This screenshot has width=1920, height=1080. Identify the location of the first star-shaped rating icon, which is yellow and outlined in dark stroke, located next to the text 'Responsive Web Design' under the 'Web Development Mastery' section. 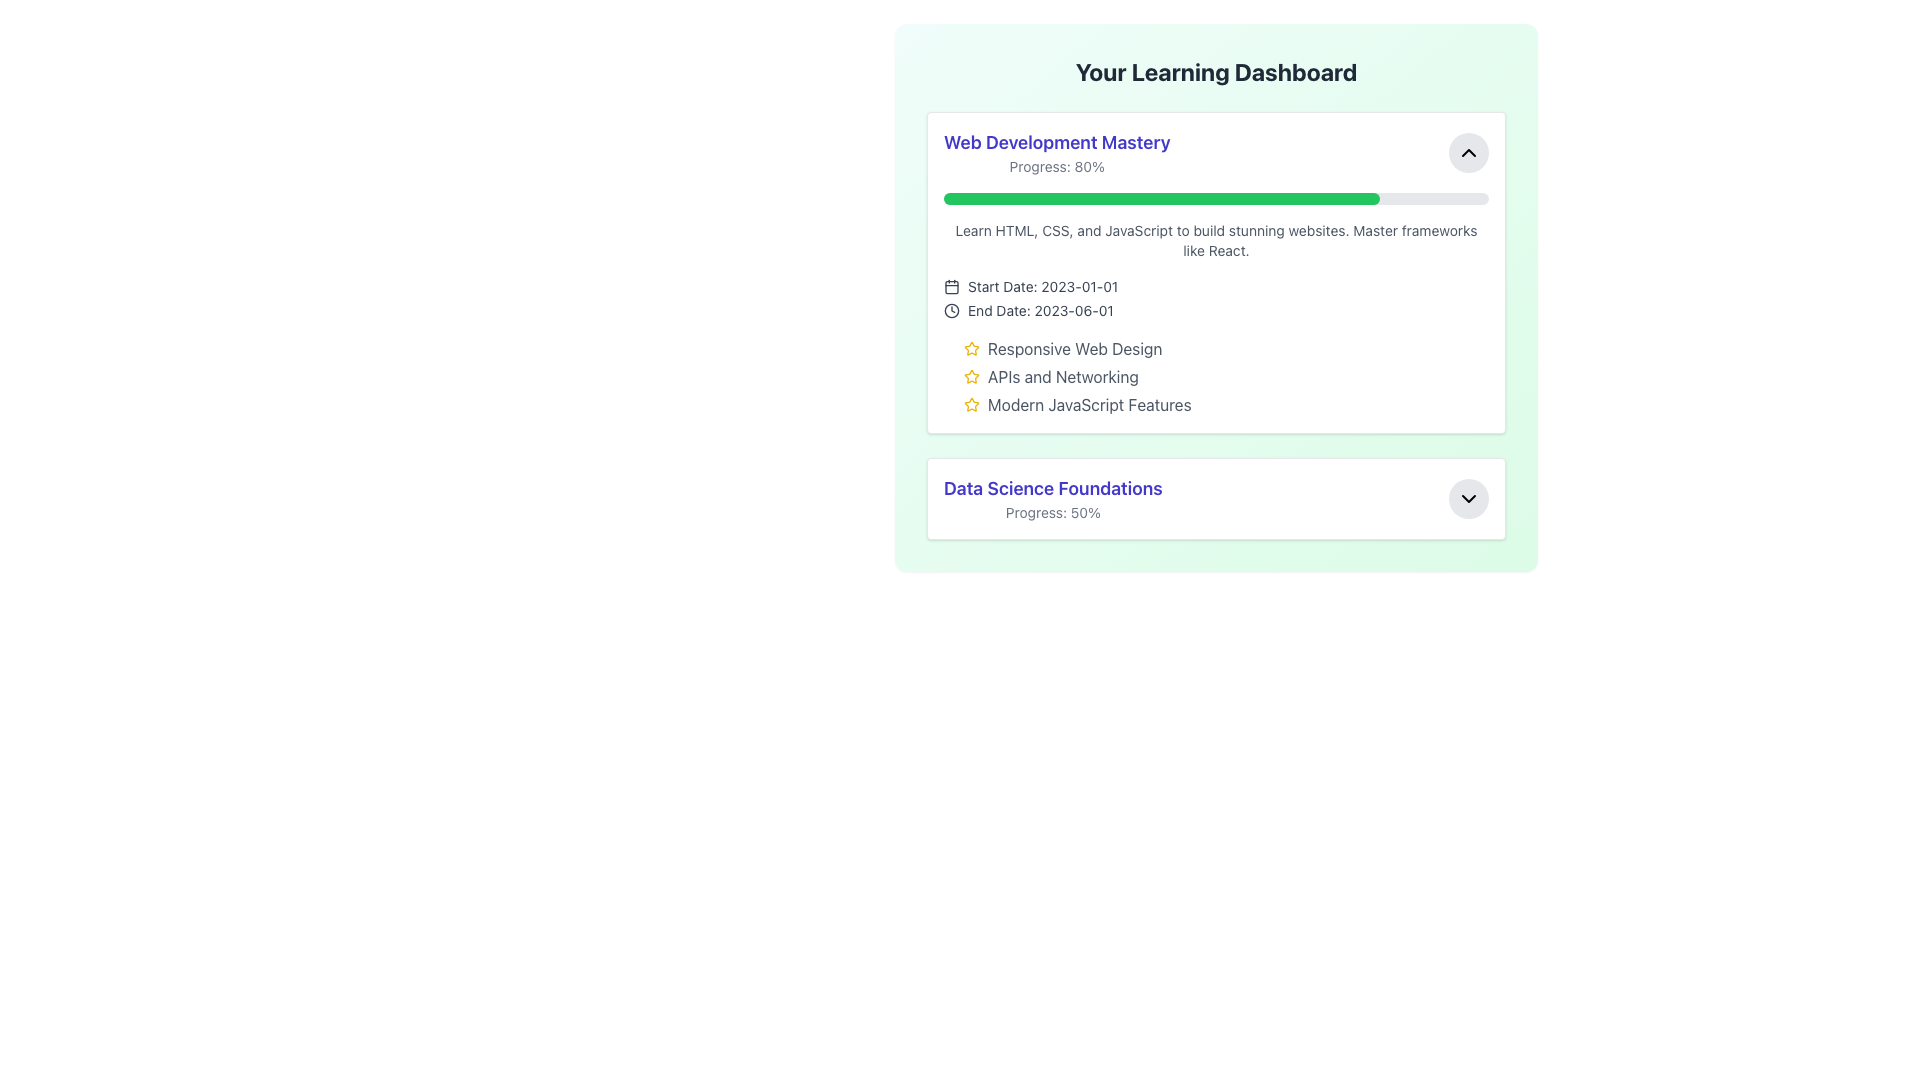
(971, 347).